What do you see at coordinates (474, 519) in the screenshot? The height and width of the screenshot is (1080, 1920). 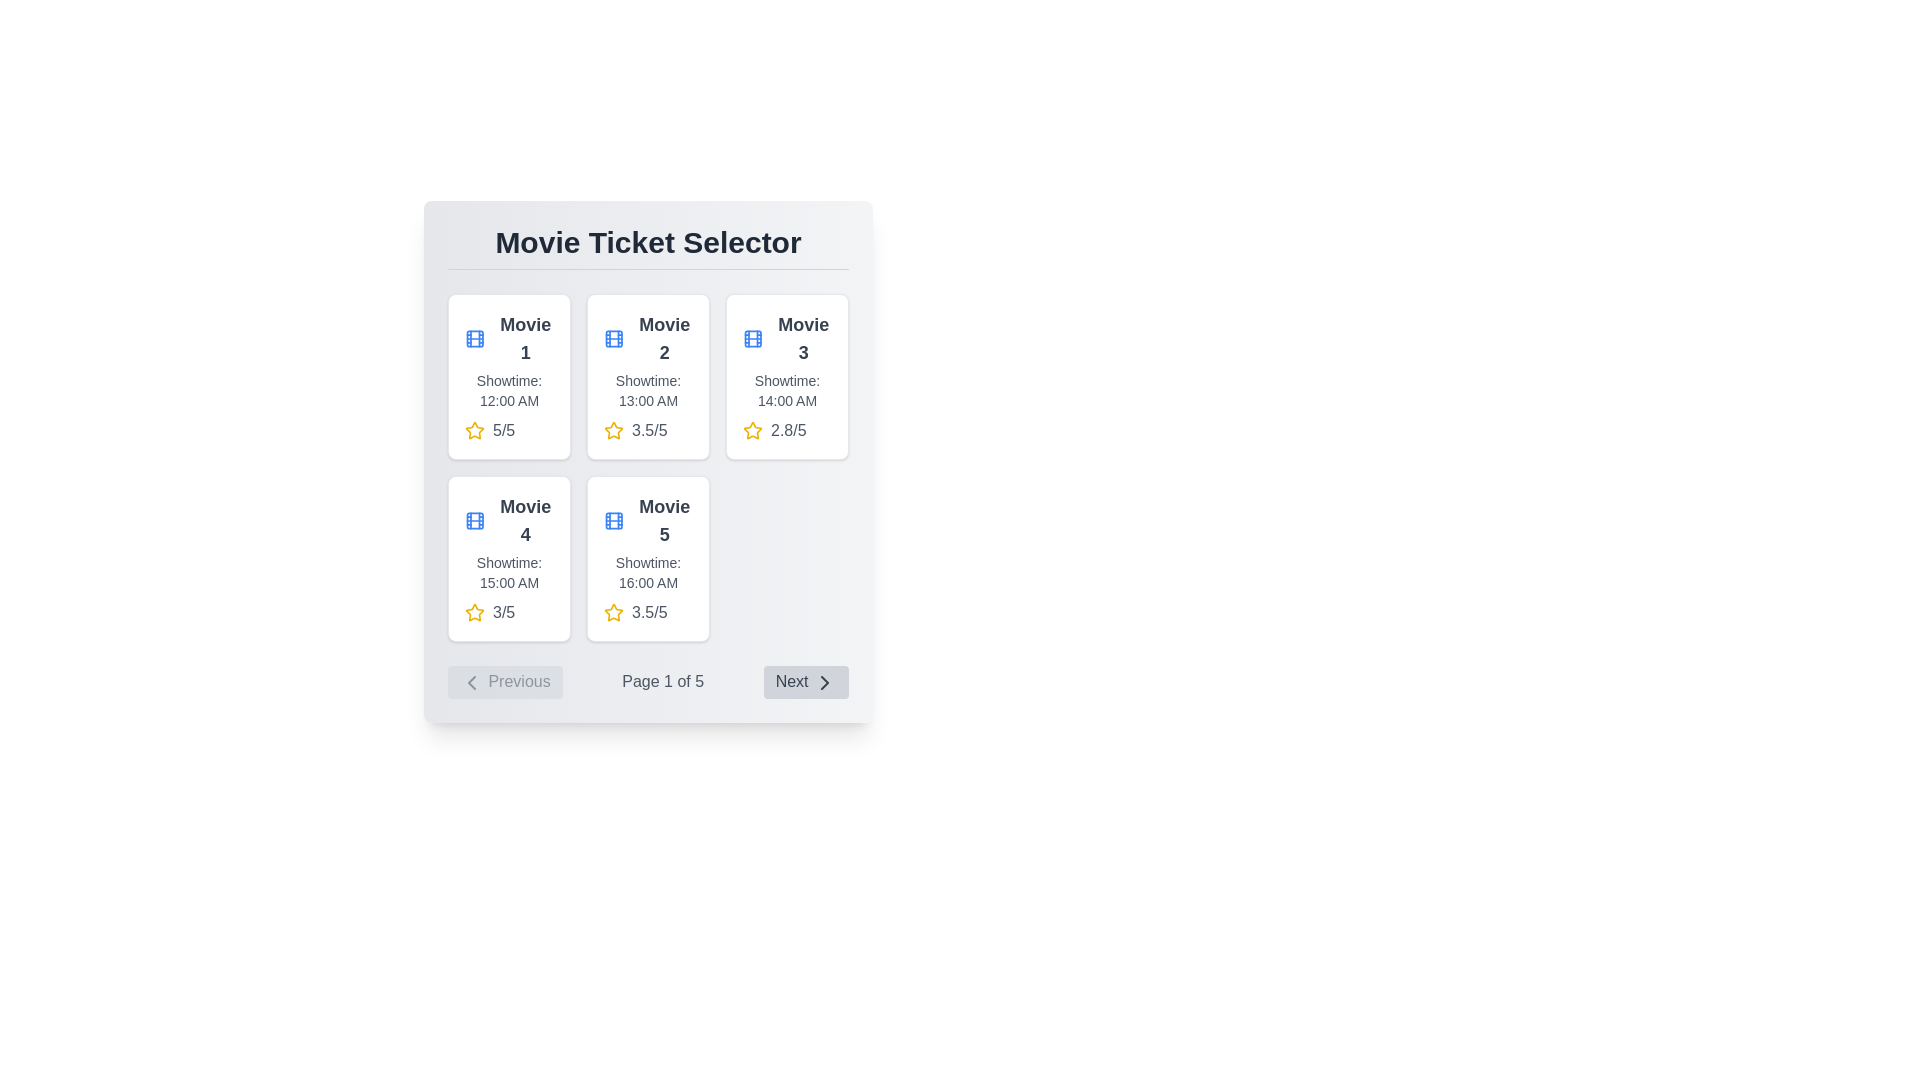 I see `the light blue rectangular icon representing a film reel, located in the header of the second card in the first row of the grid layout` at bounding box center [474, 519].